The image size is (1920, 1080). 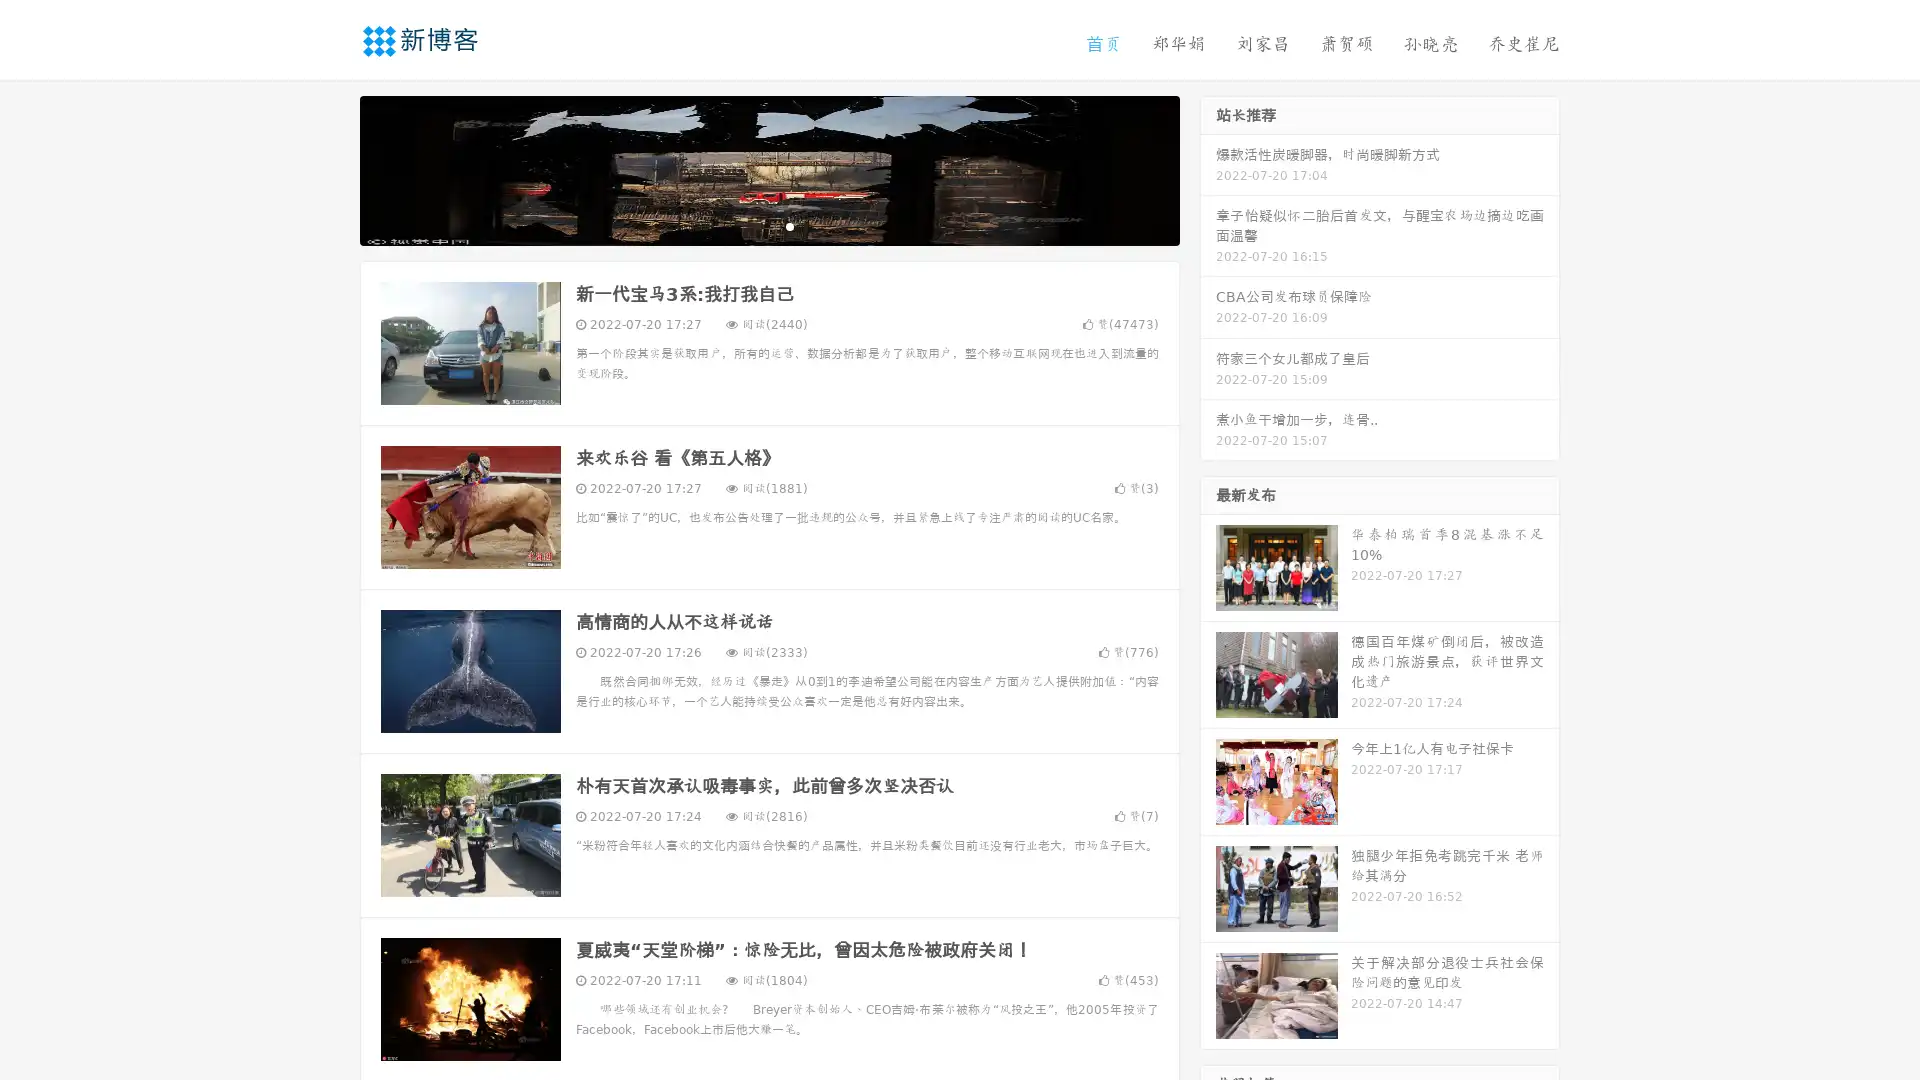 I want to click on Go to slide 3, so click(x=789, y=225).